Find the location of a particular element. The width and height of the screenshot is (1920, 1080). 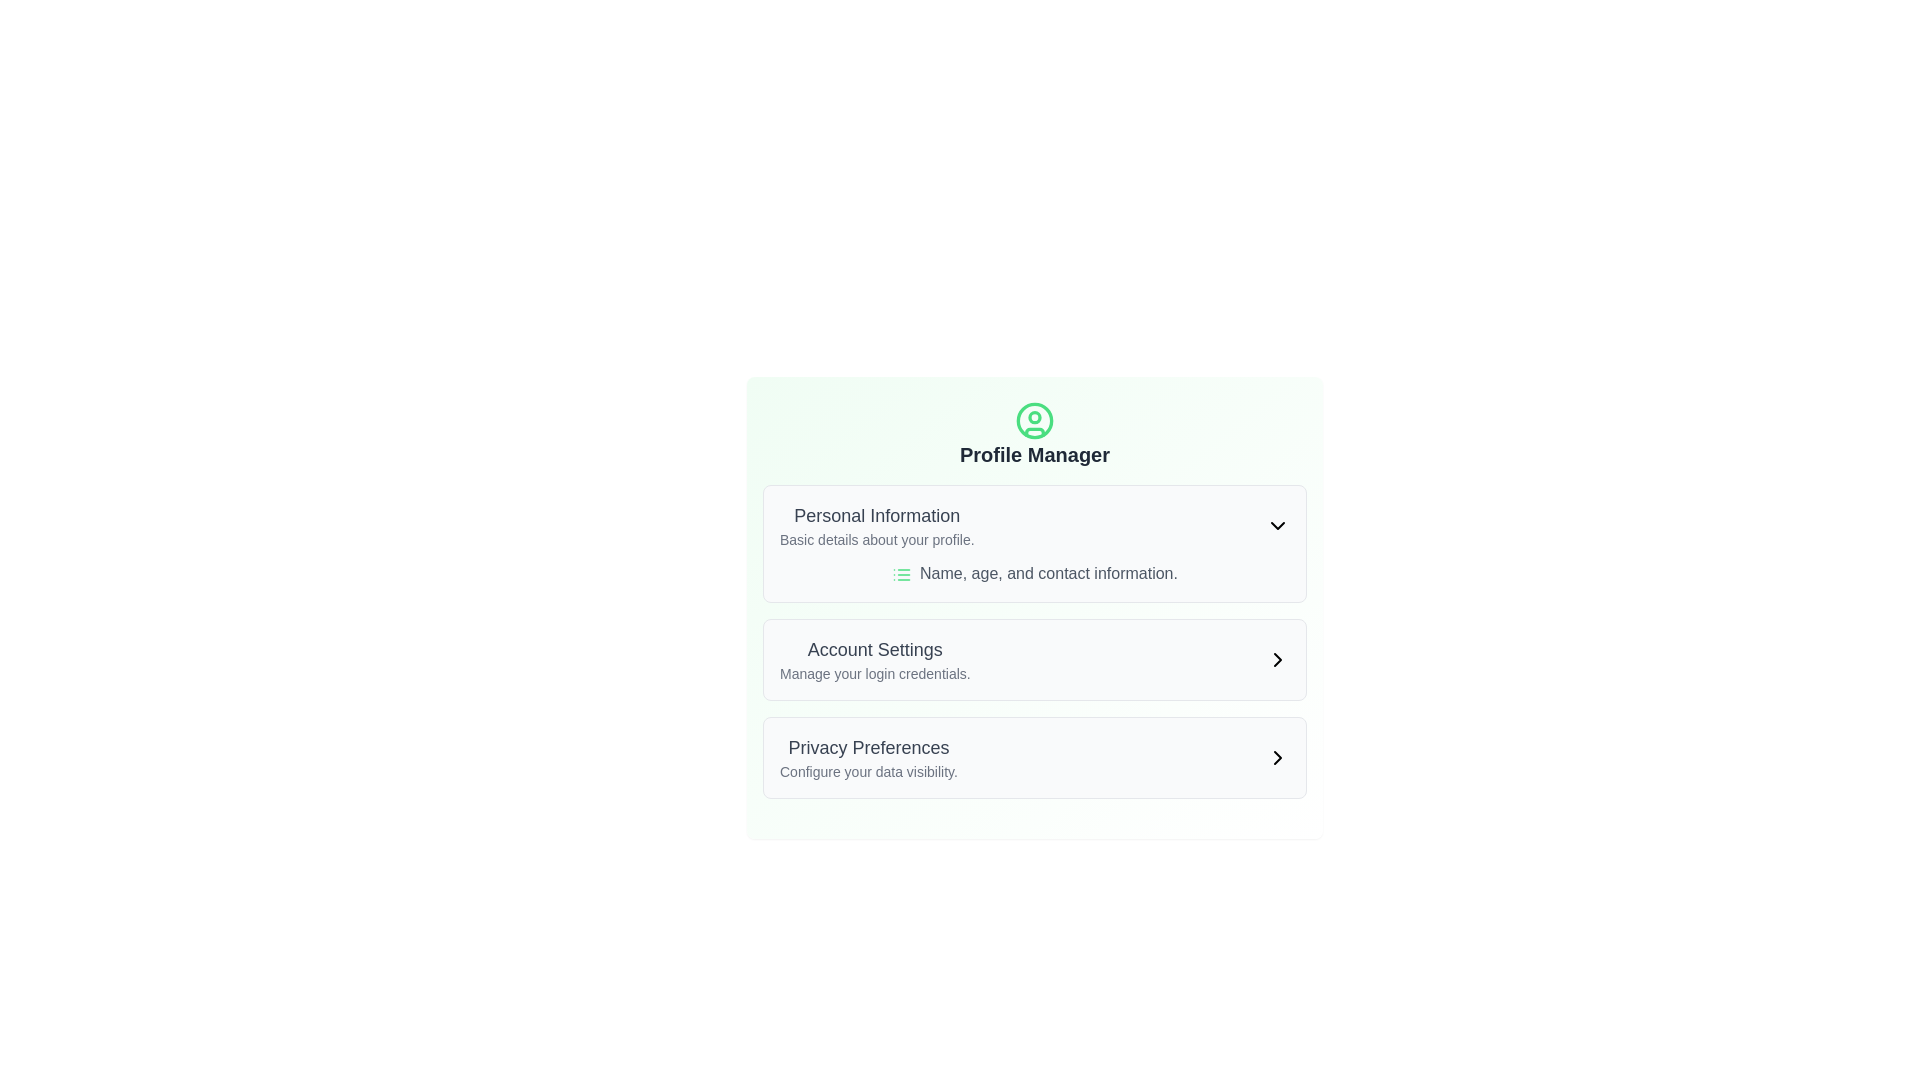

the 'Account Settings' text label located in the second row under 'Profile Manager' is located at coordinates (875, 659).